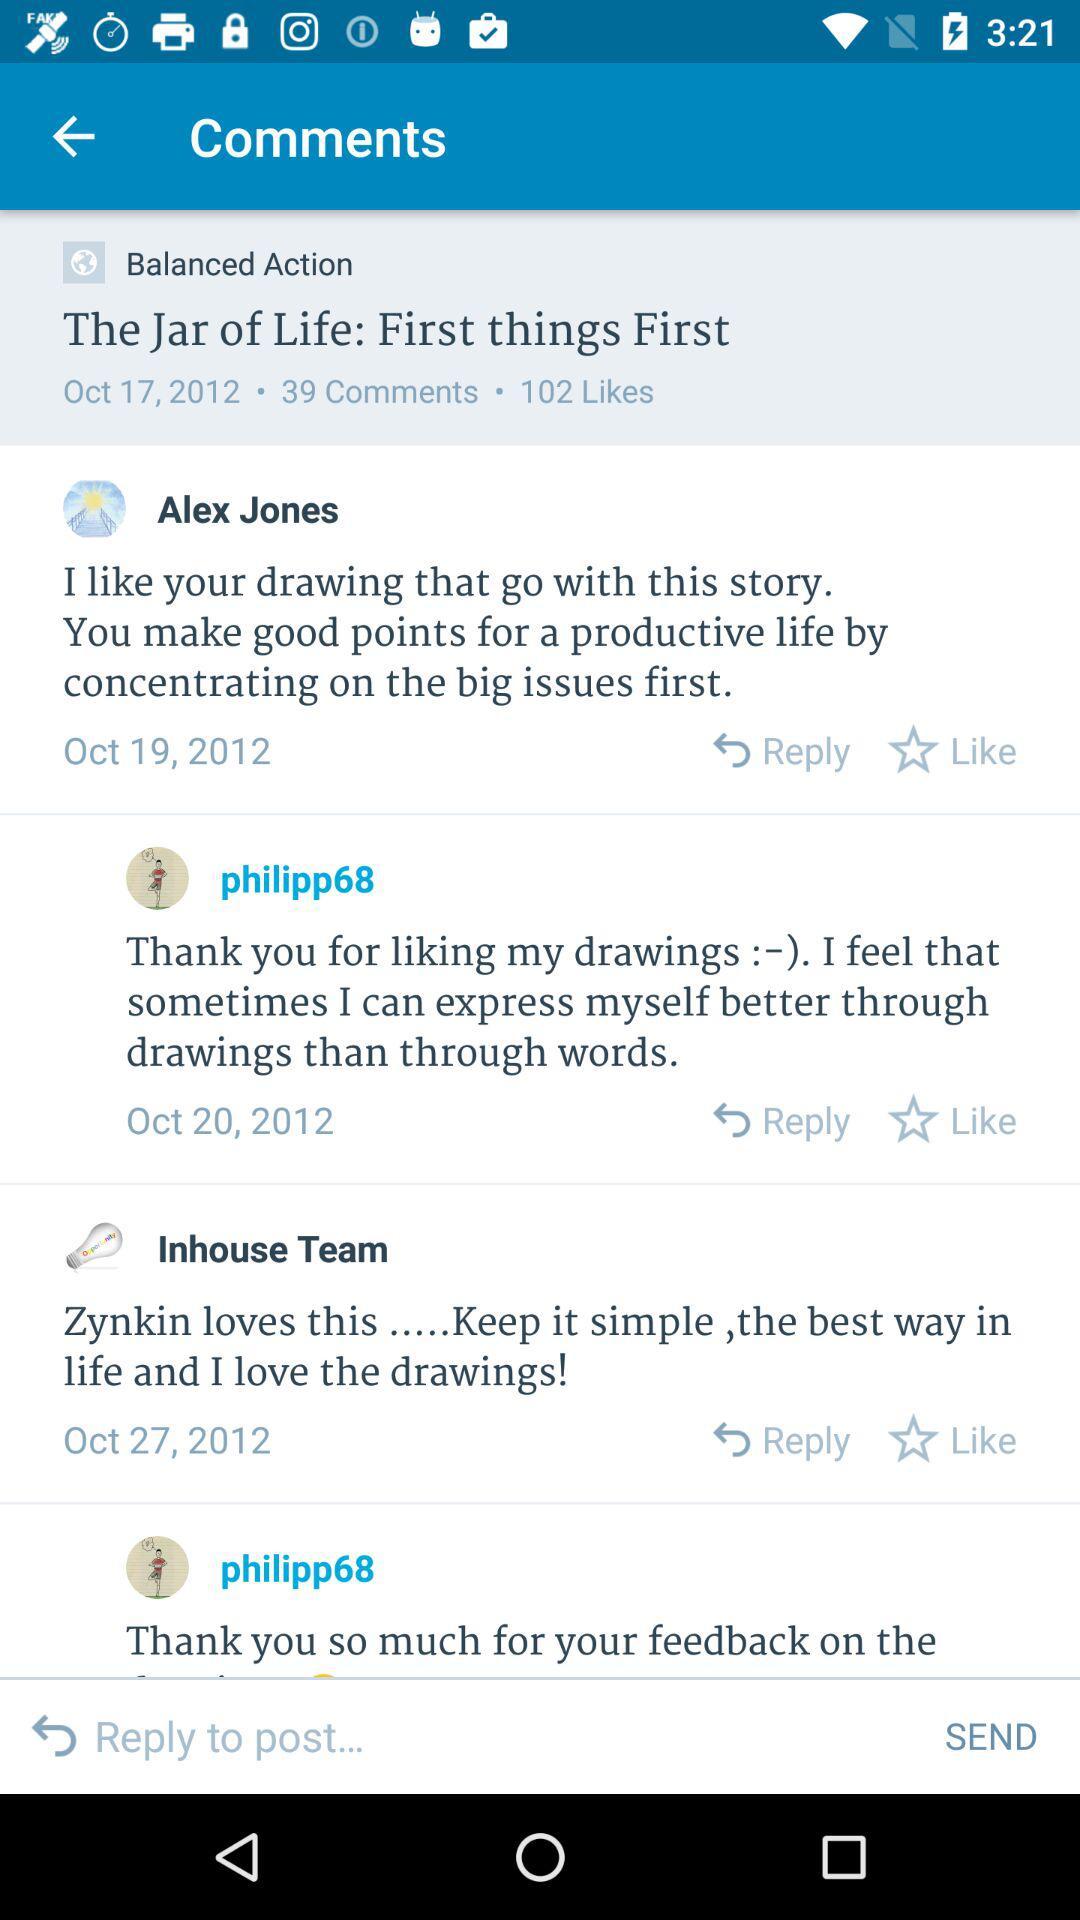 Image resolution: width=1080 pixels, height=1920 pixels. Describe the element at coordinates (156, 878) in the screenshot. I see `philipp68 's profile` at that location.